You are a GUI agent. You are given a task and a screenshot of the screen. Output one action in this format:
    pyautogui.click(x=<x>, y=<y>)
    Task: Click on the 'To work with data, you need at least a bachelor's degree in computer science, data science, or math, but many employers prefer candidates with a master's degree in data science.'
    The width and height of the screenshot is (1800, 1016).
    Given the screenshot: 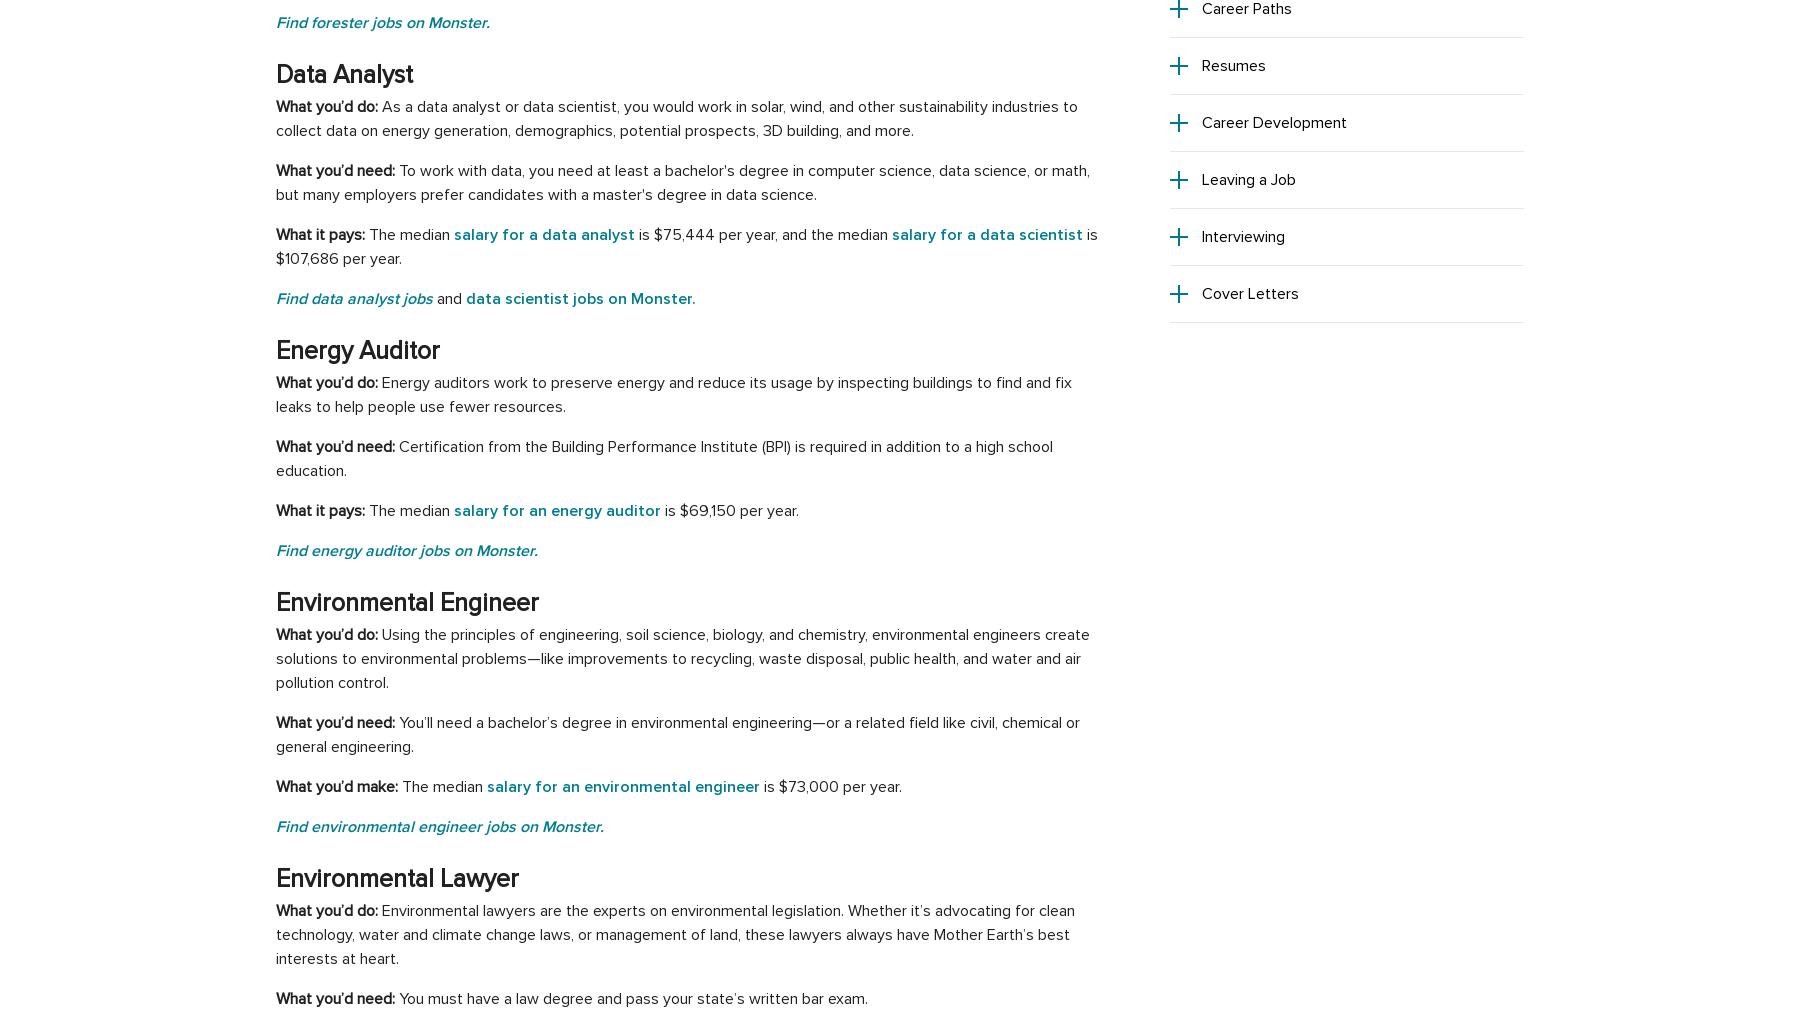 What is the action you would take?
    pyautogui.click(x=681, y=181)
    